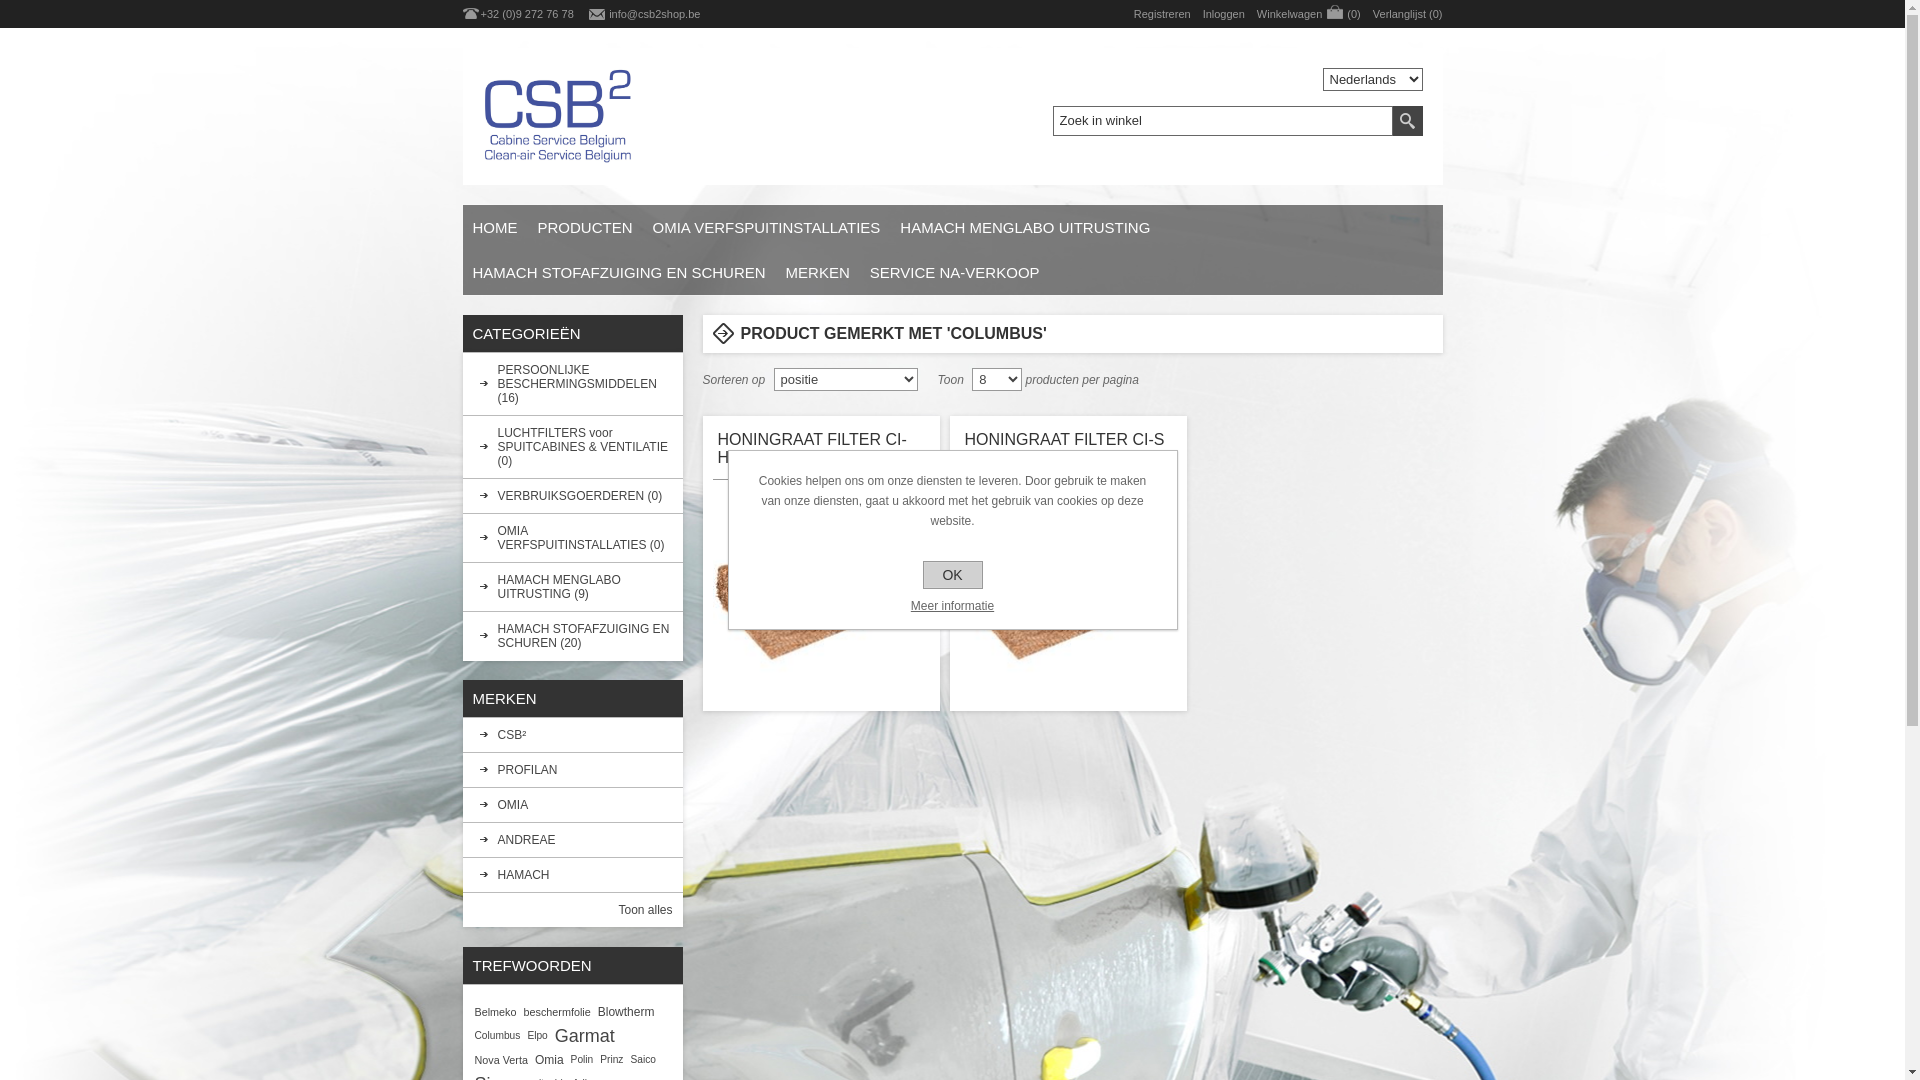 The width and height of the screenshot is (1920, 1080). Describe the element at coordinates (625, 1011) in the screenshot. I see `'Blowtherm'` at that location.